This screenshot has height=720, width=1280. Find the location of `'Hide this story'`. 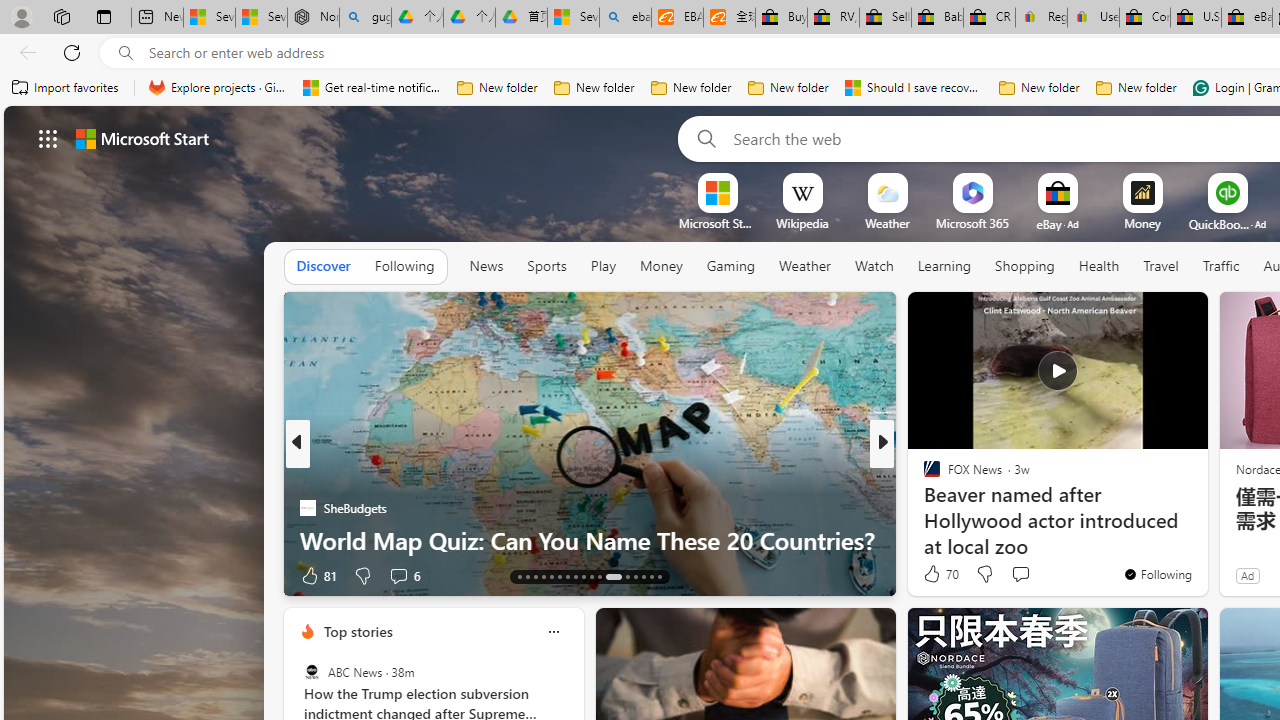

'Hide this story' is located at coordinates (1147, 315).